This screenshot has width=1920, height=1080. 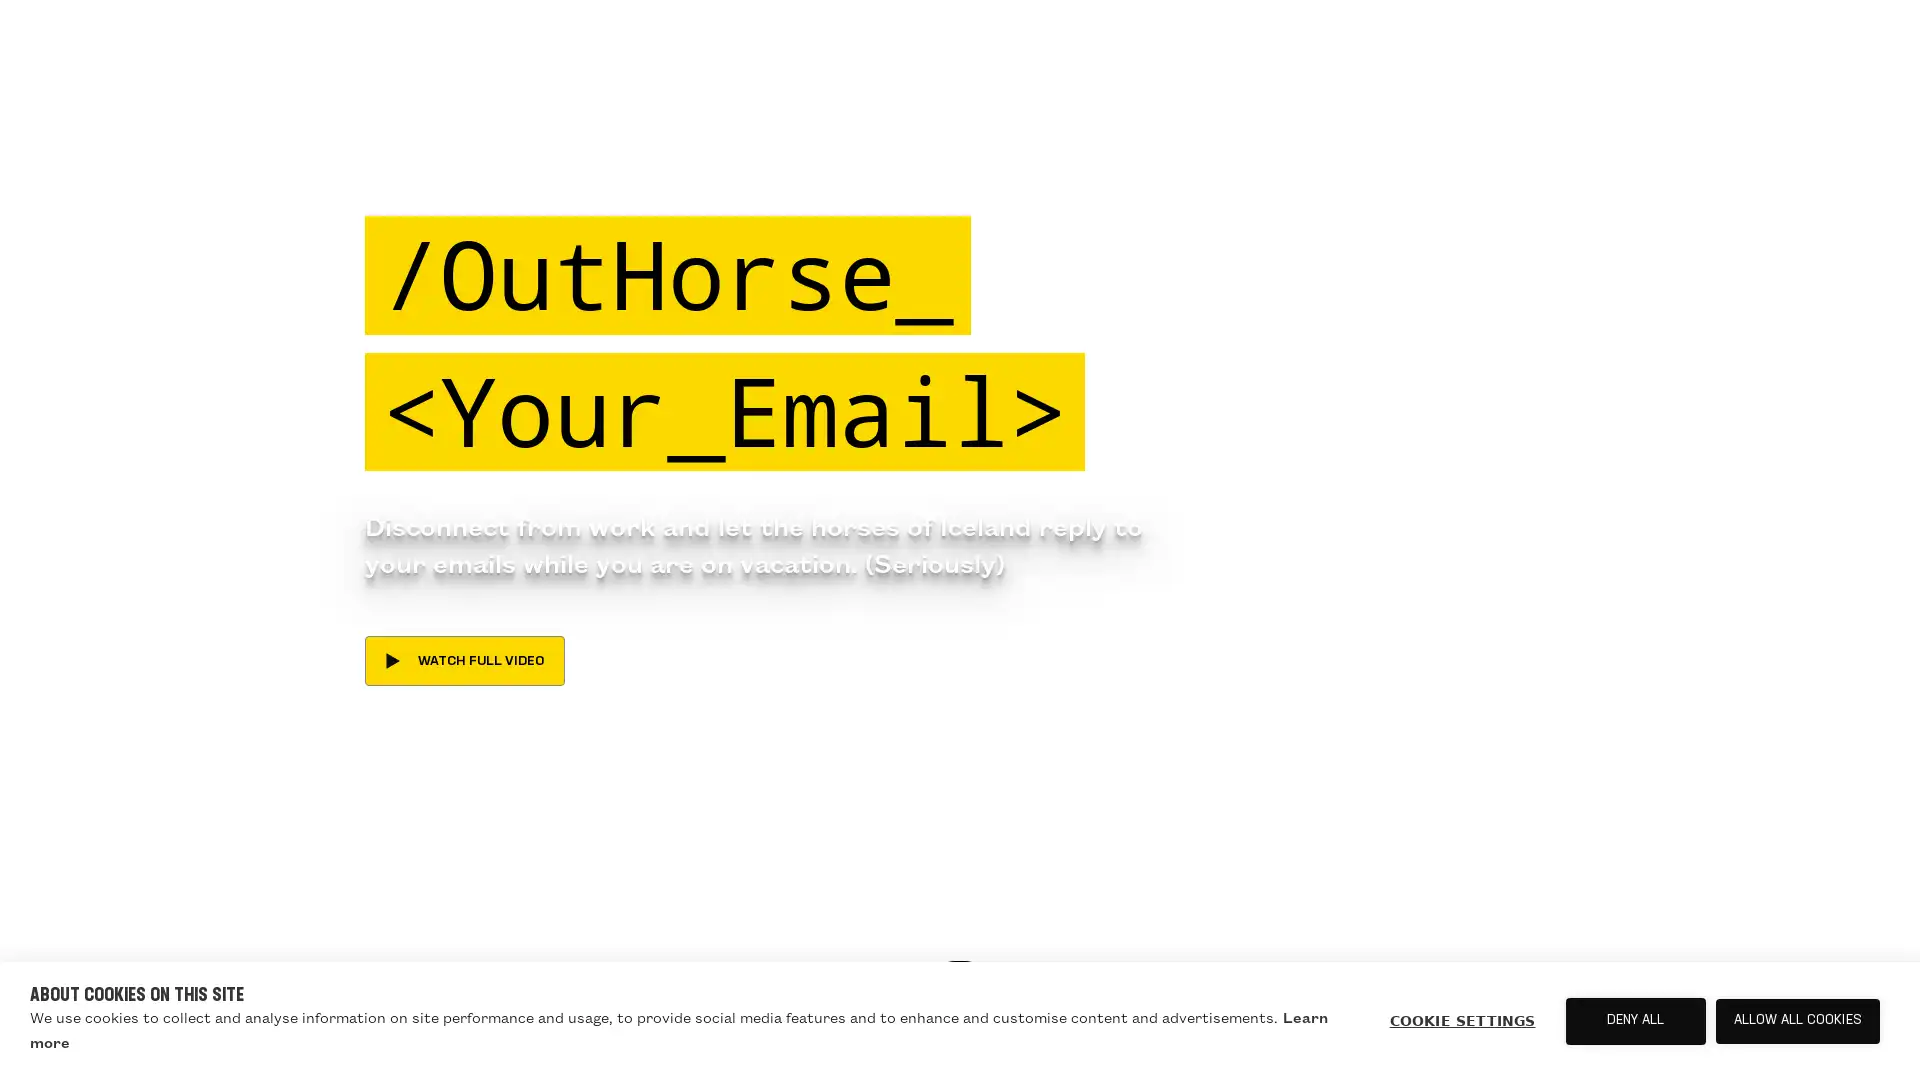 What do you see at coordinates (1635, 1020) in the screenshot?
I see `DENY ALL` at bounding box center [1635, 1020].